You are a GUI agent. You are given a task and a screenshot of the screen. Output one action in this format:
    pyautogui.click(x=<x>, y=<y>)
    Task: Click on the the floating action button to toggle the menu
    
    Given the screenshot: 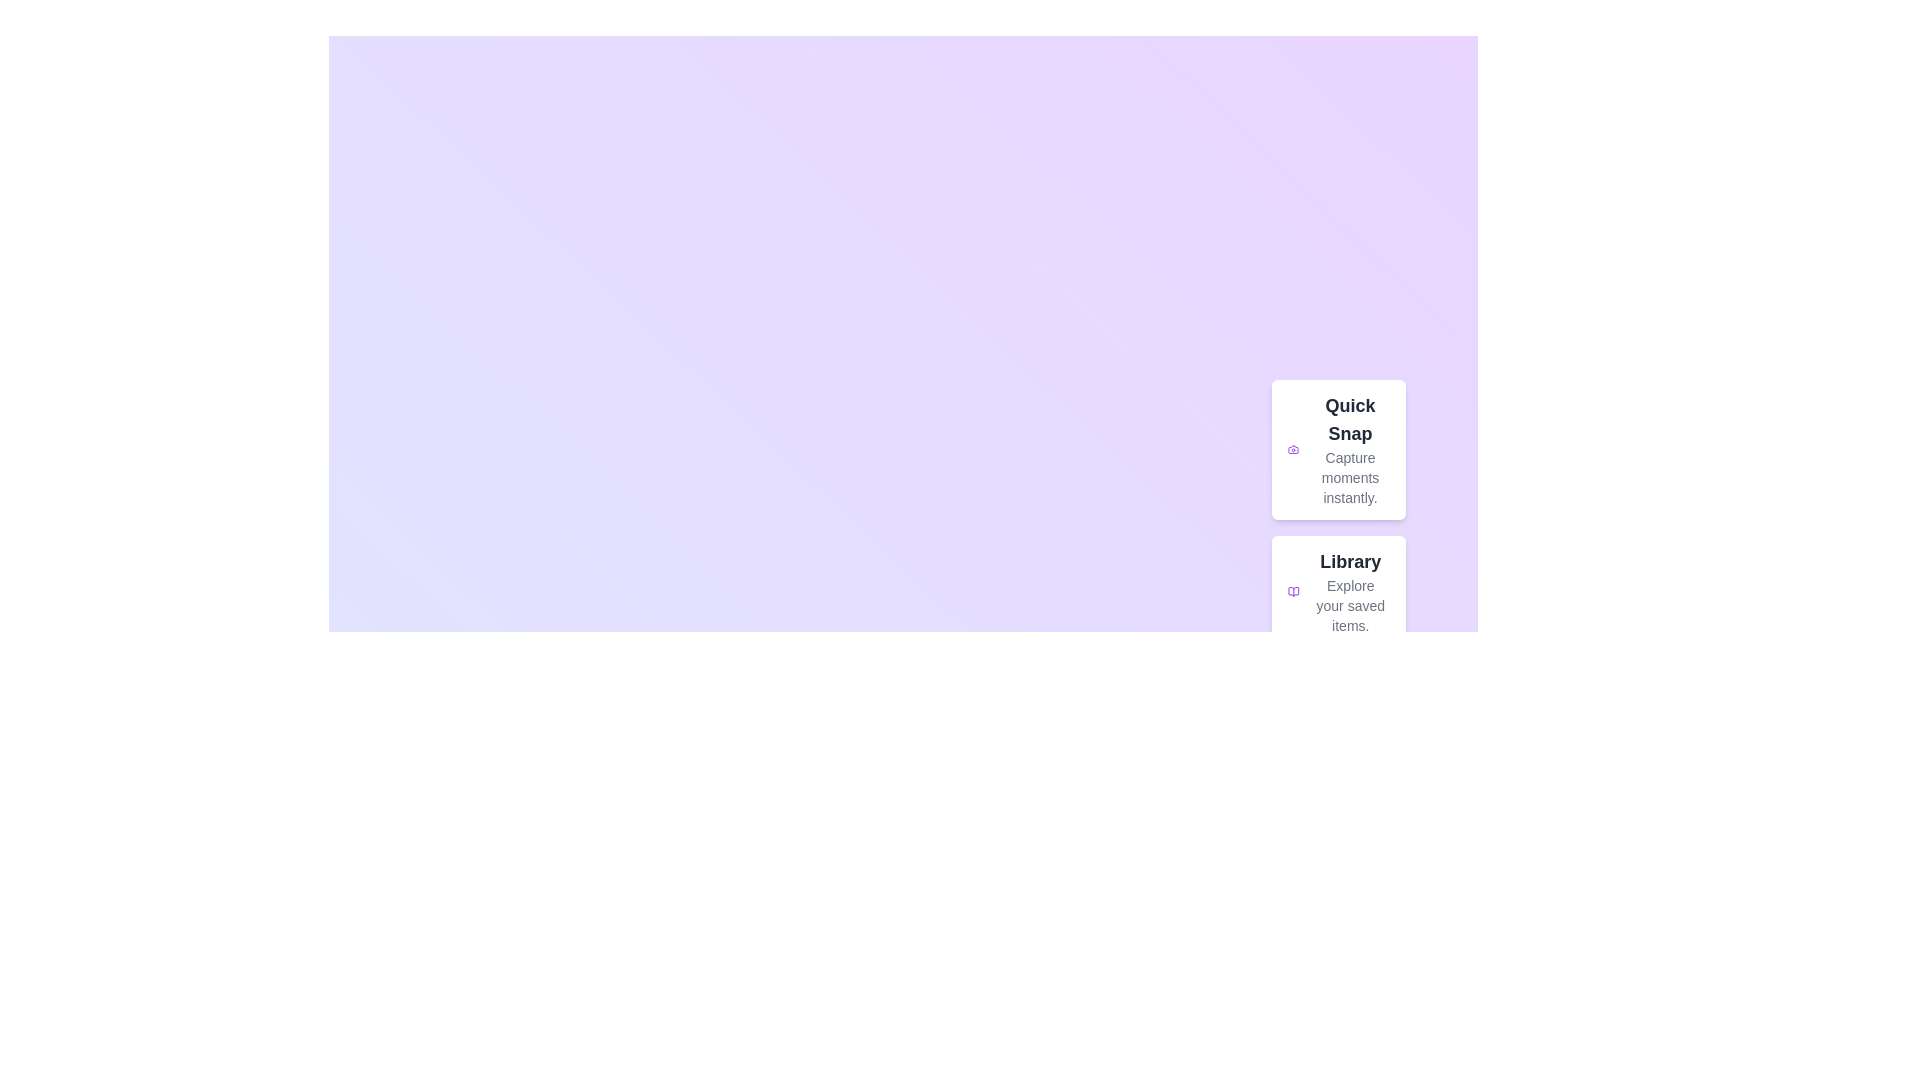 What is the action you would take?
    pyautogui.click(x=1406, y=1044)
    